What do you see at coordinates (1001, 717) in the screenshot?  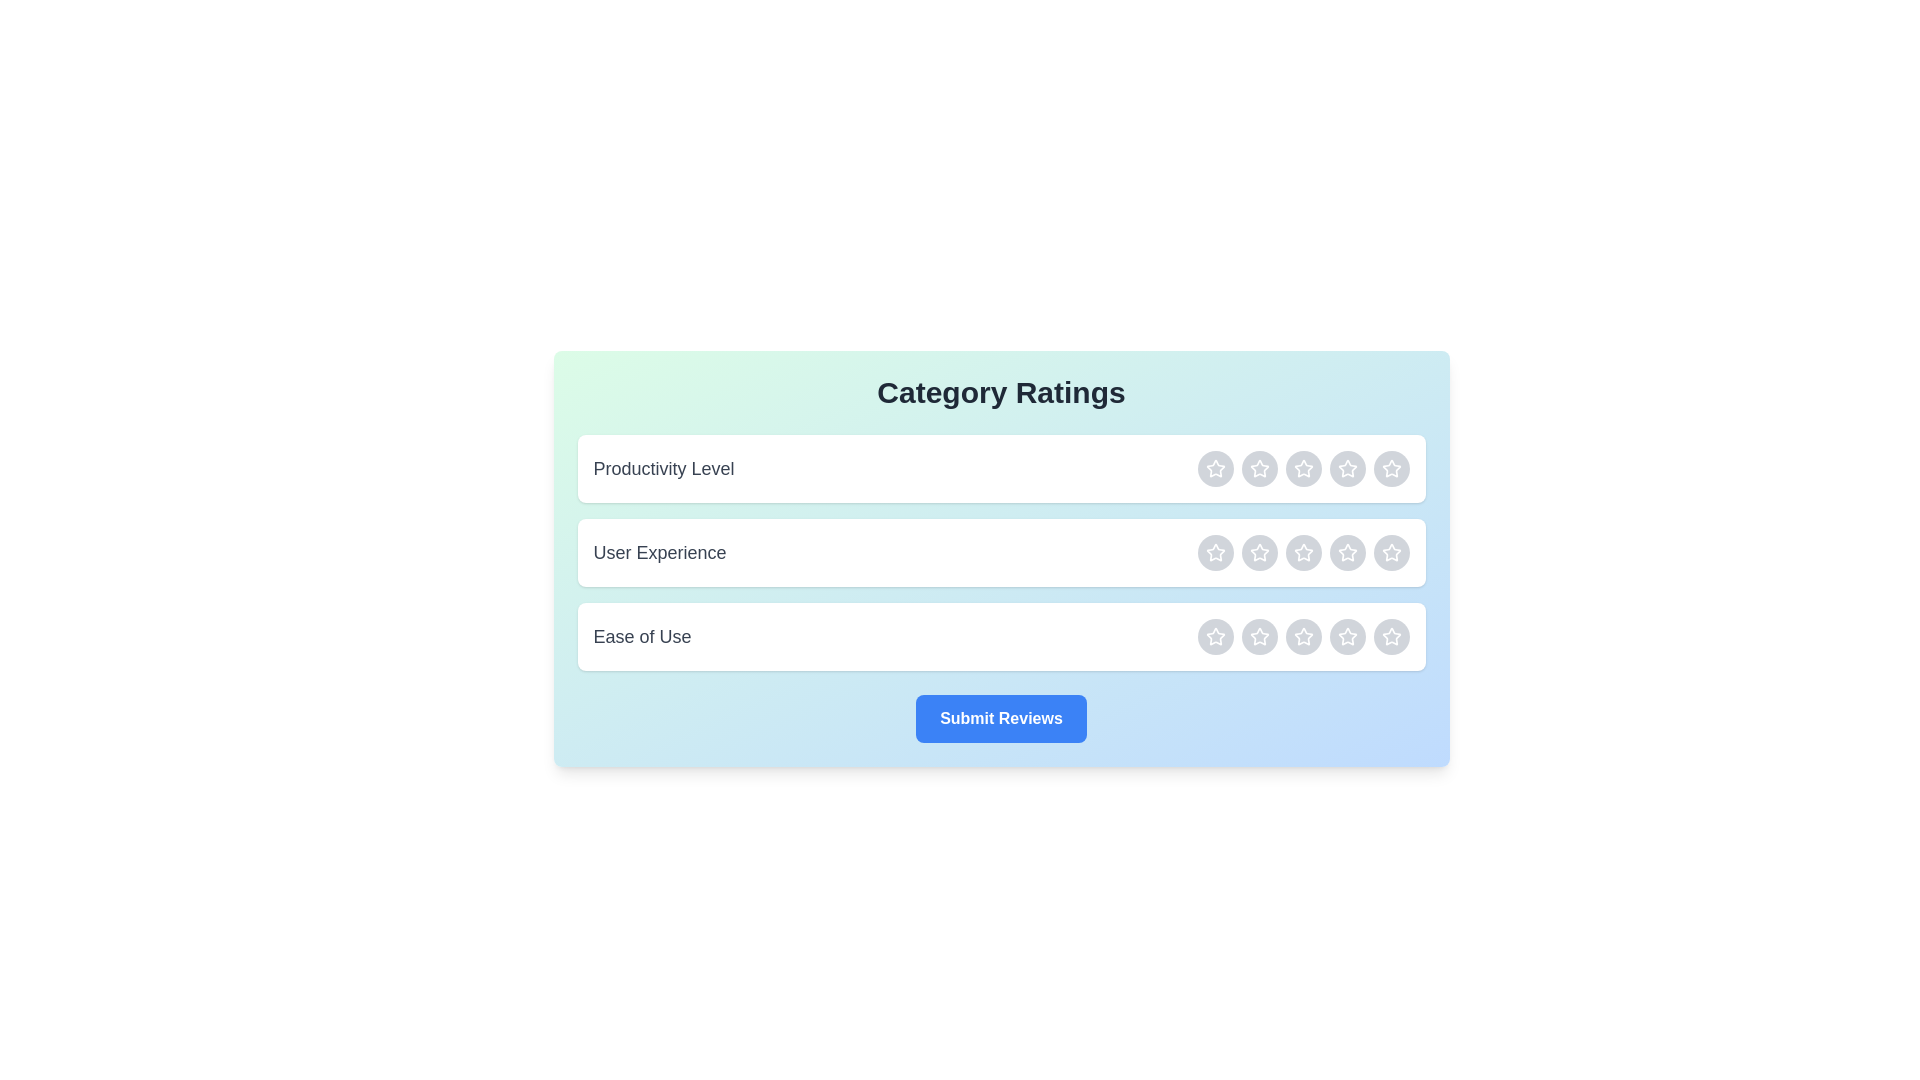 I see `'Submit Reviews' button to submit the ratings` at bounding box center [1001, 717].